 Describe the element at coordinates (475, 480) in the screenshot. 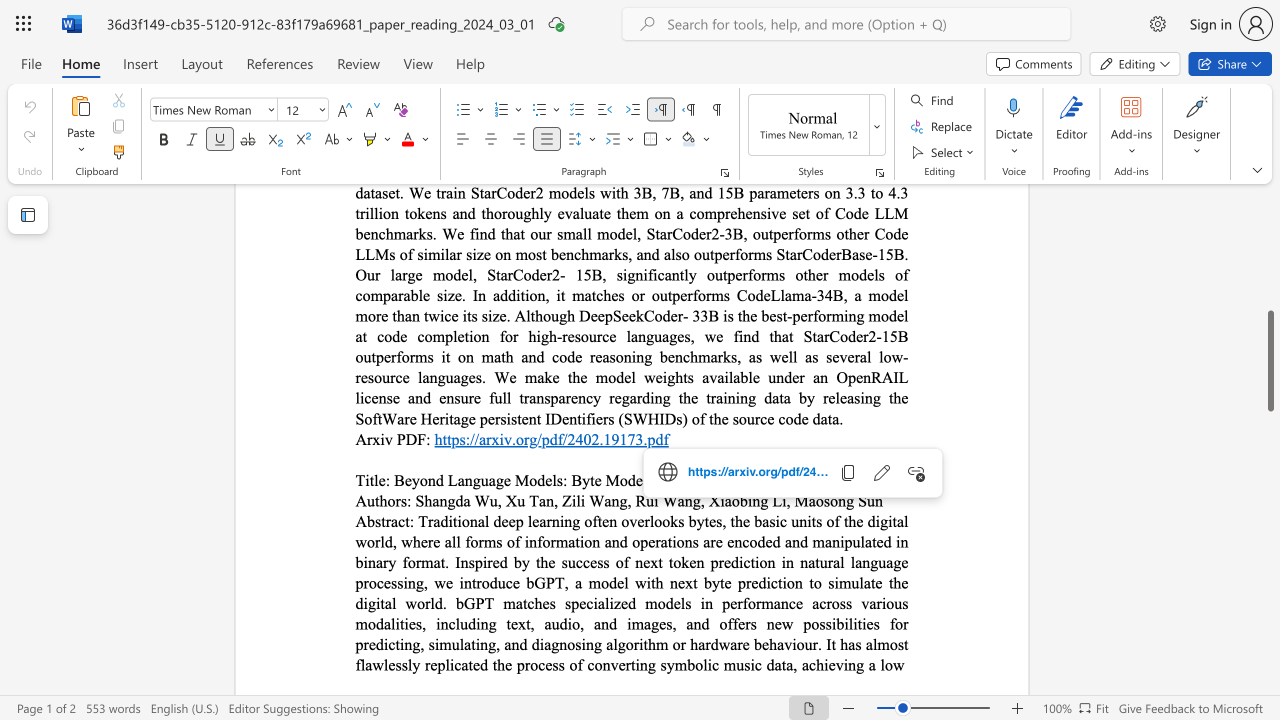

I see `the 1th character "g" in the text` at that location.